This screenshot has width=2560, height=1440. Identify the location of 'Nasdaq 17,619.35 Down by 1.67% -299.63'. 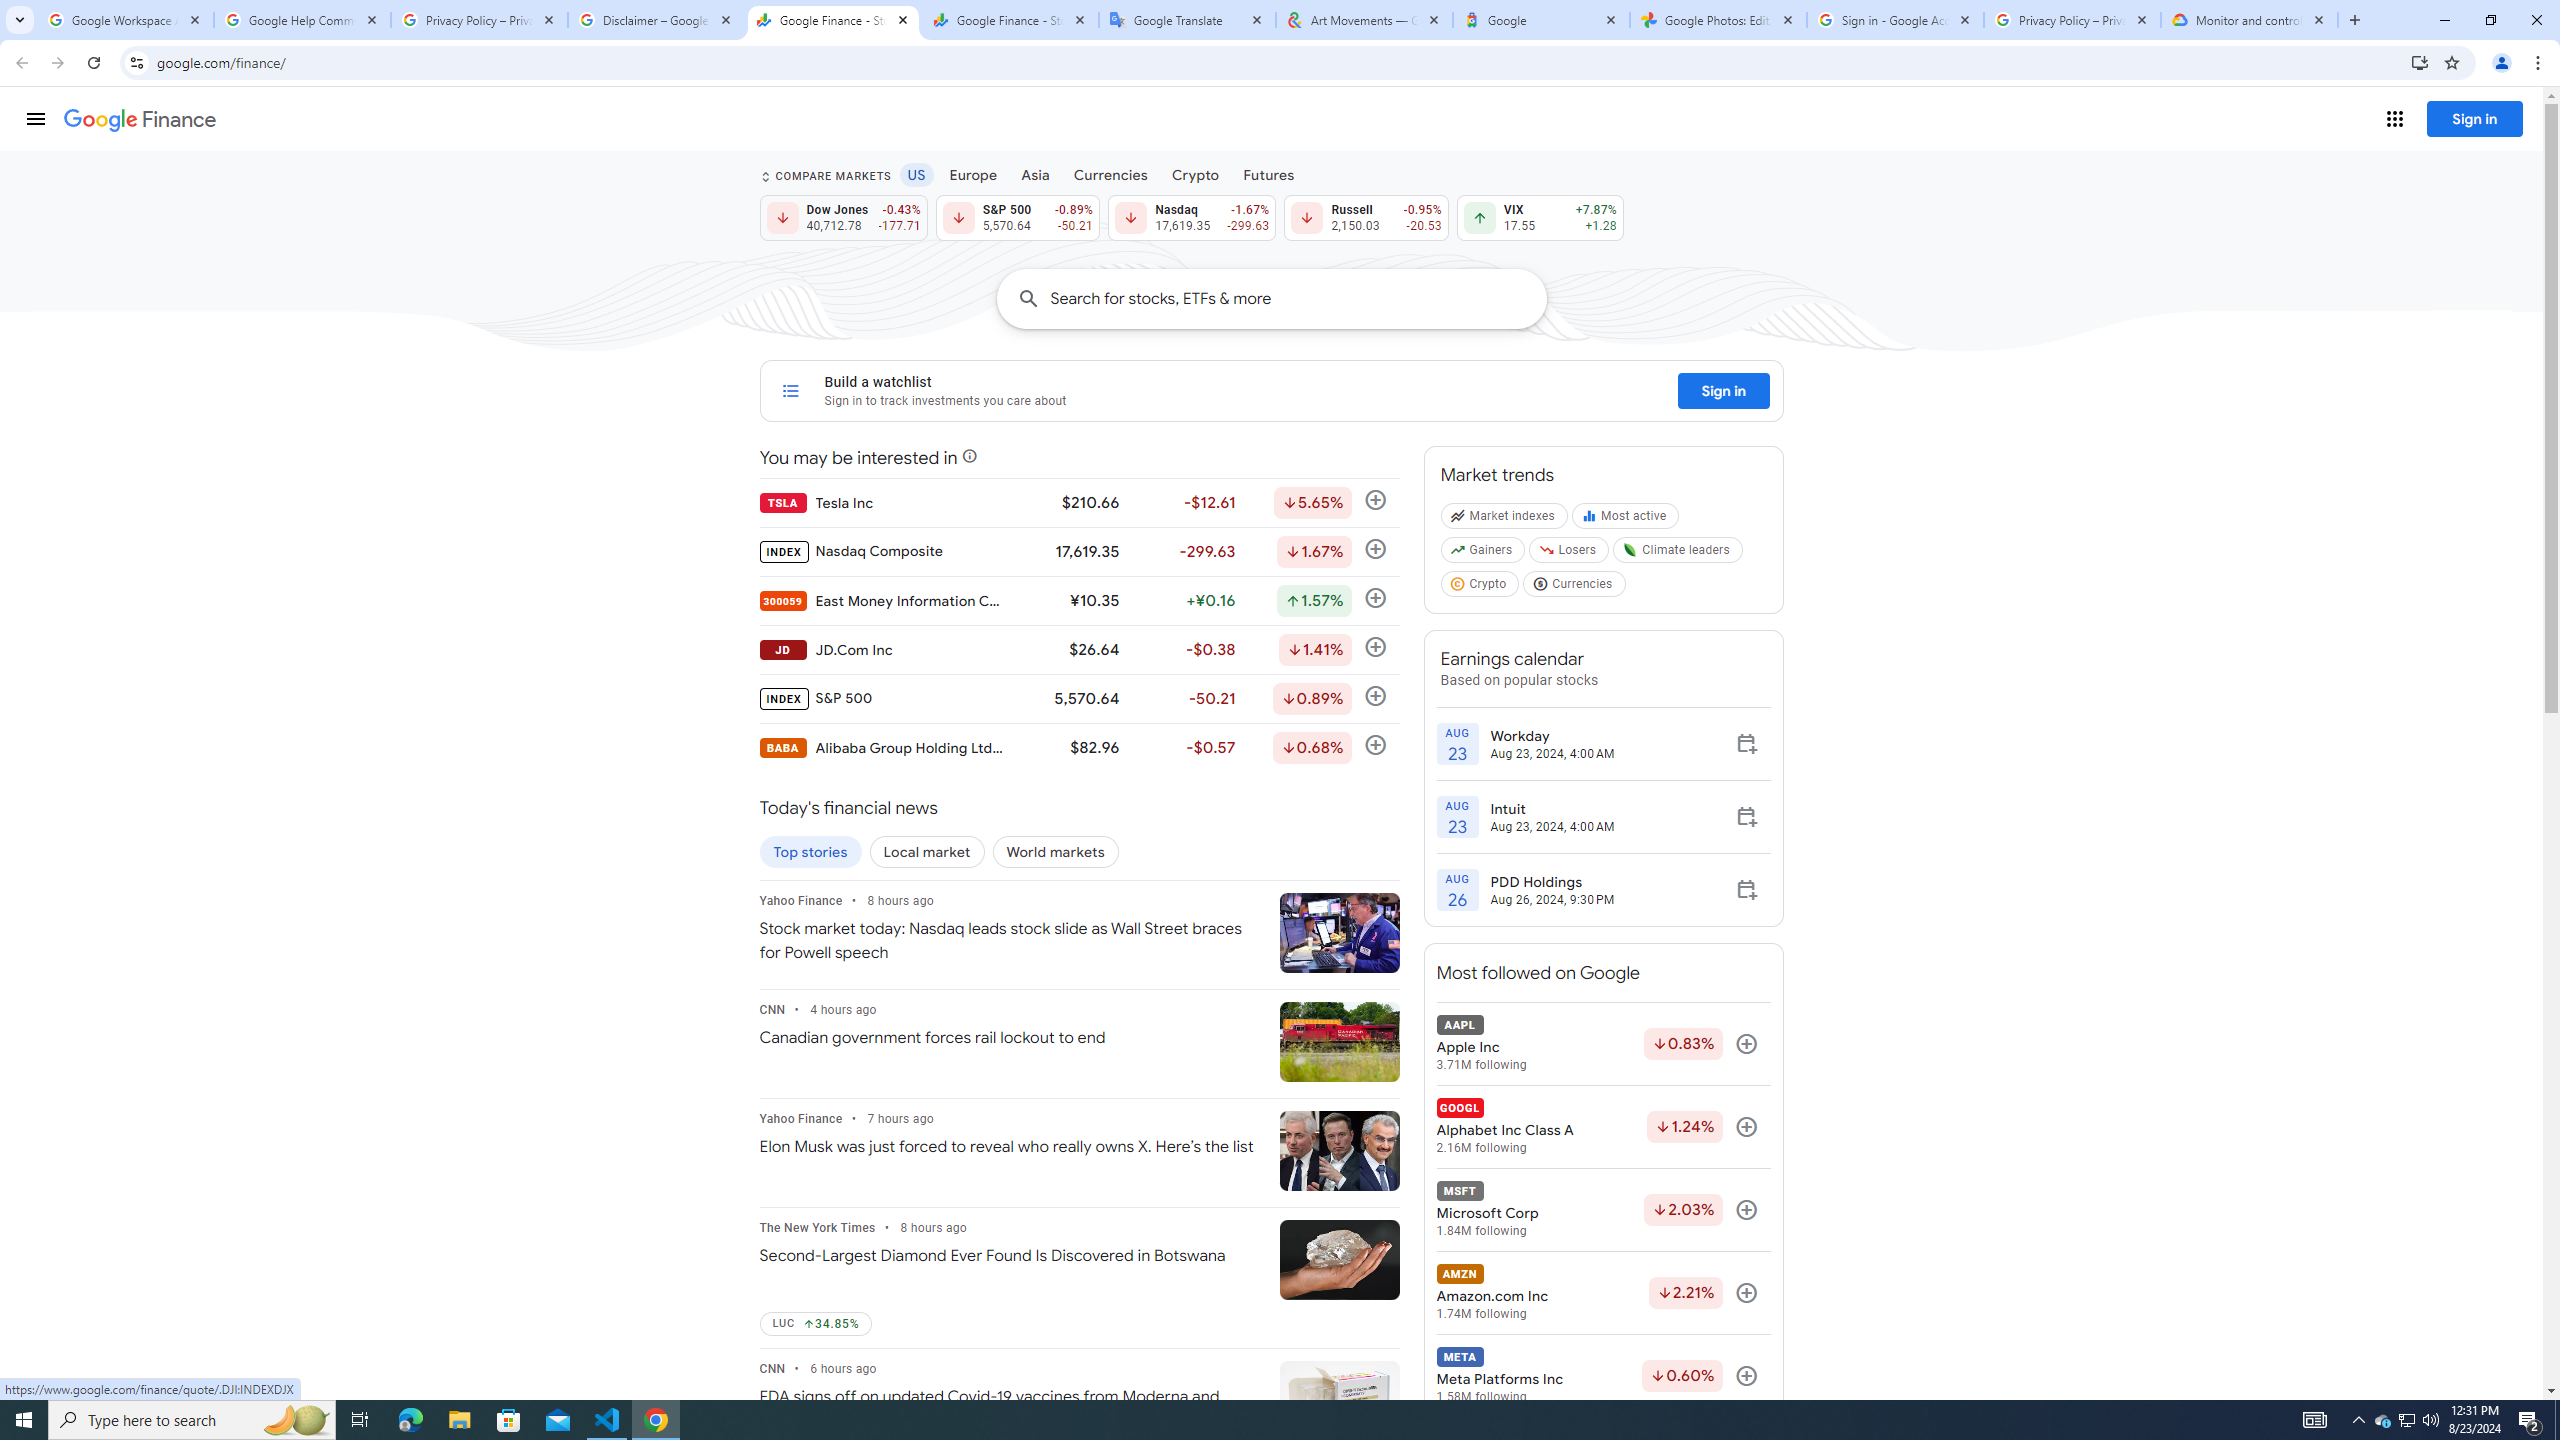
(1191, 217).